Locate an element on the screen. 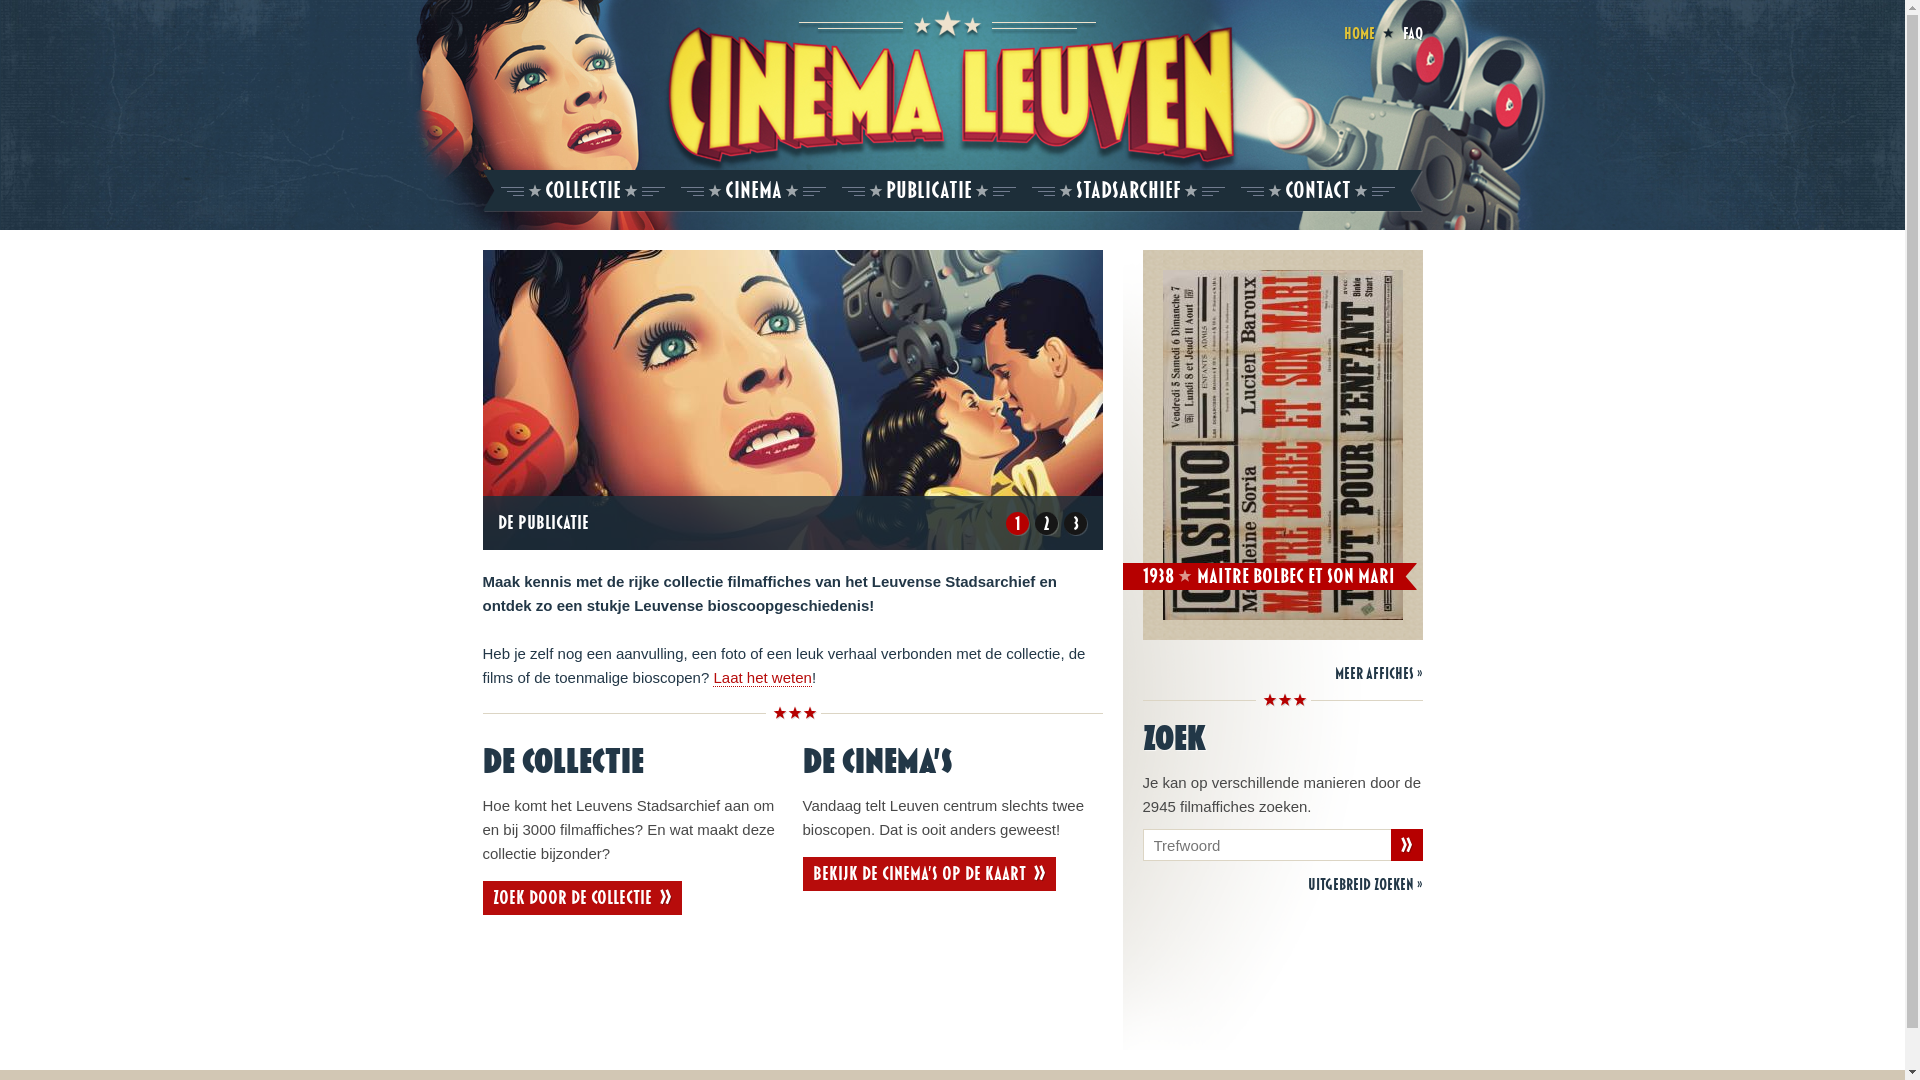 This screenshot has height=1080, width=1920. 'Laat het weten' is located at coordinates (713, 677).